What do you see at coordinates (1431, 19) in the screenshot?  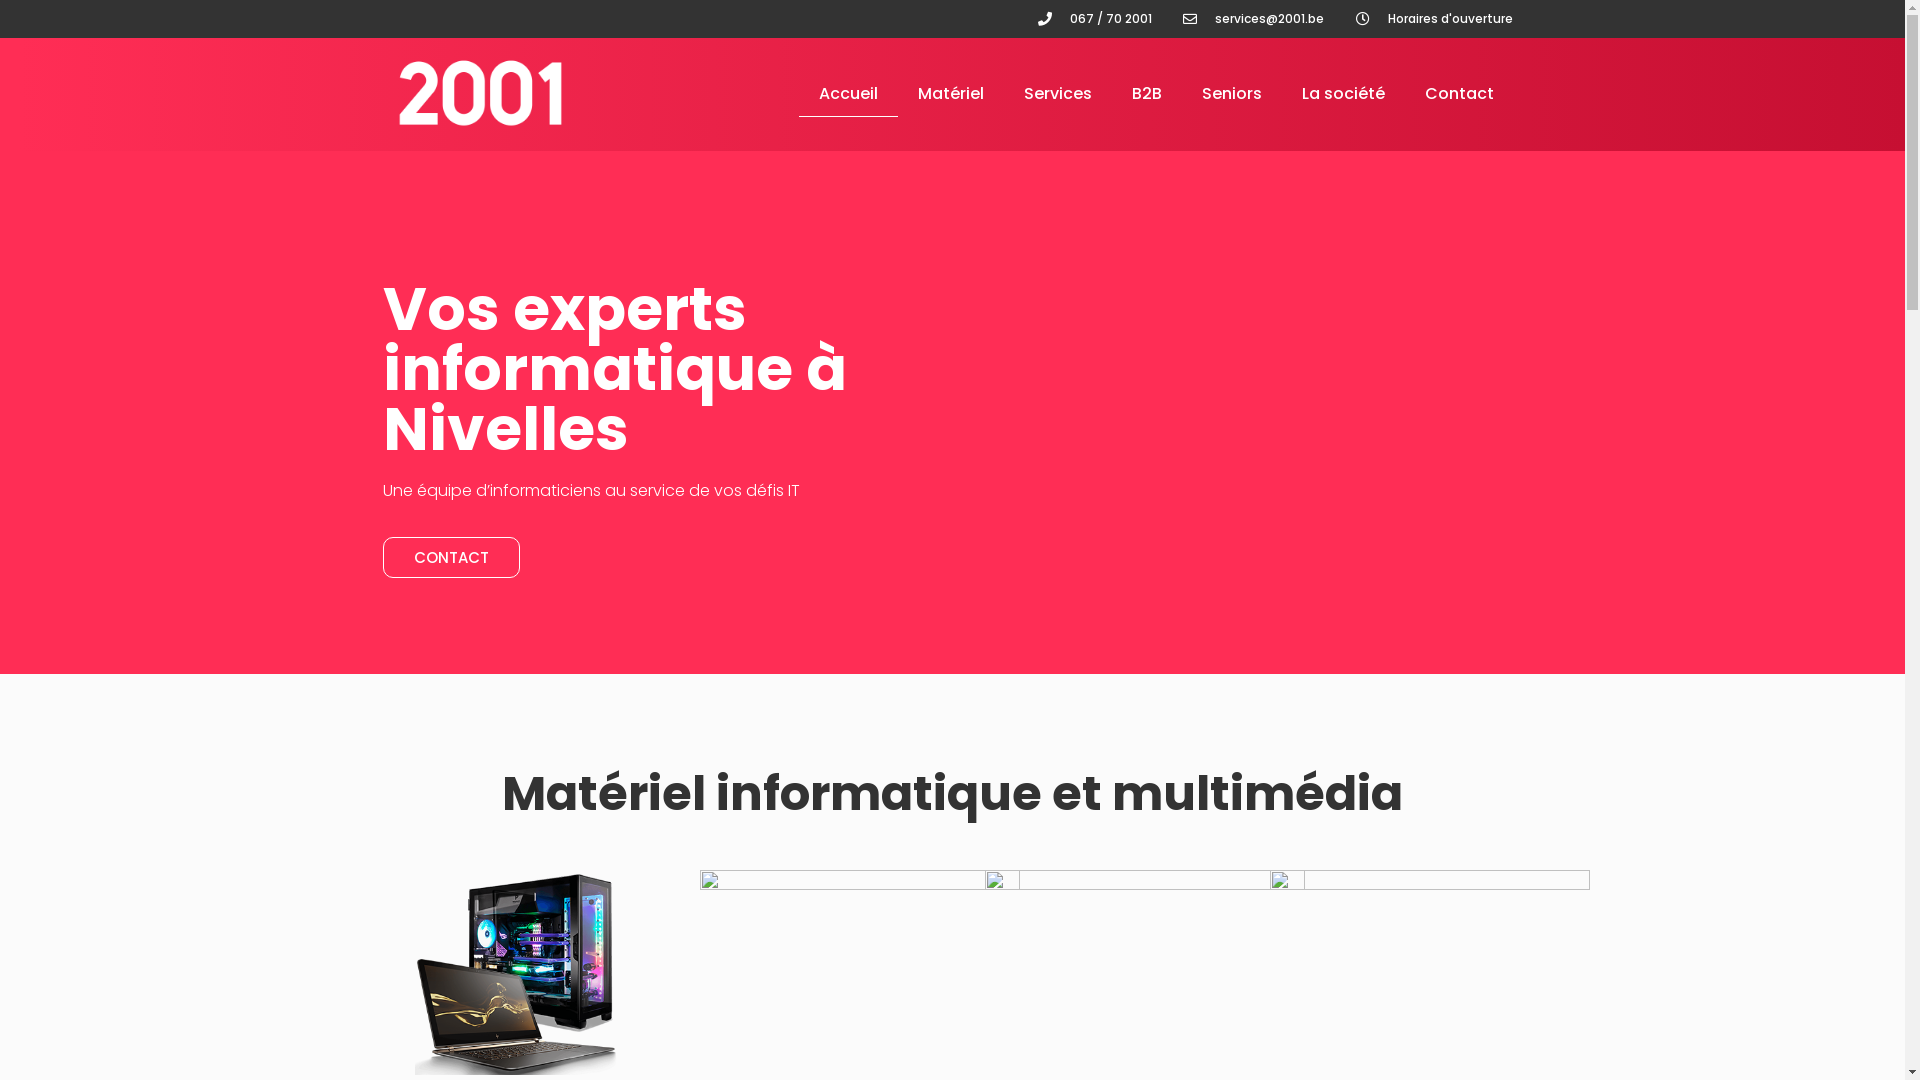 I see `'Horaires d'ouverture'` at bounding box center [1431, 19].